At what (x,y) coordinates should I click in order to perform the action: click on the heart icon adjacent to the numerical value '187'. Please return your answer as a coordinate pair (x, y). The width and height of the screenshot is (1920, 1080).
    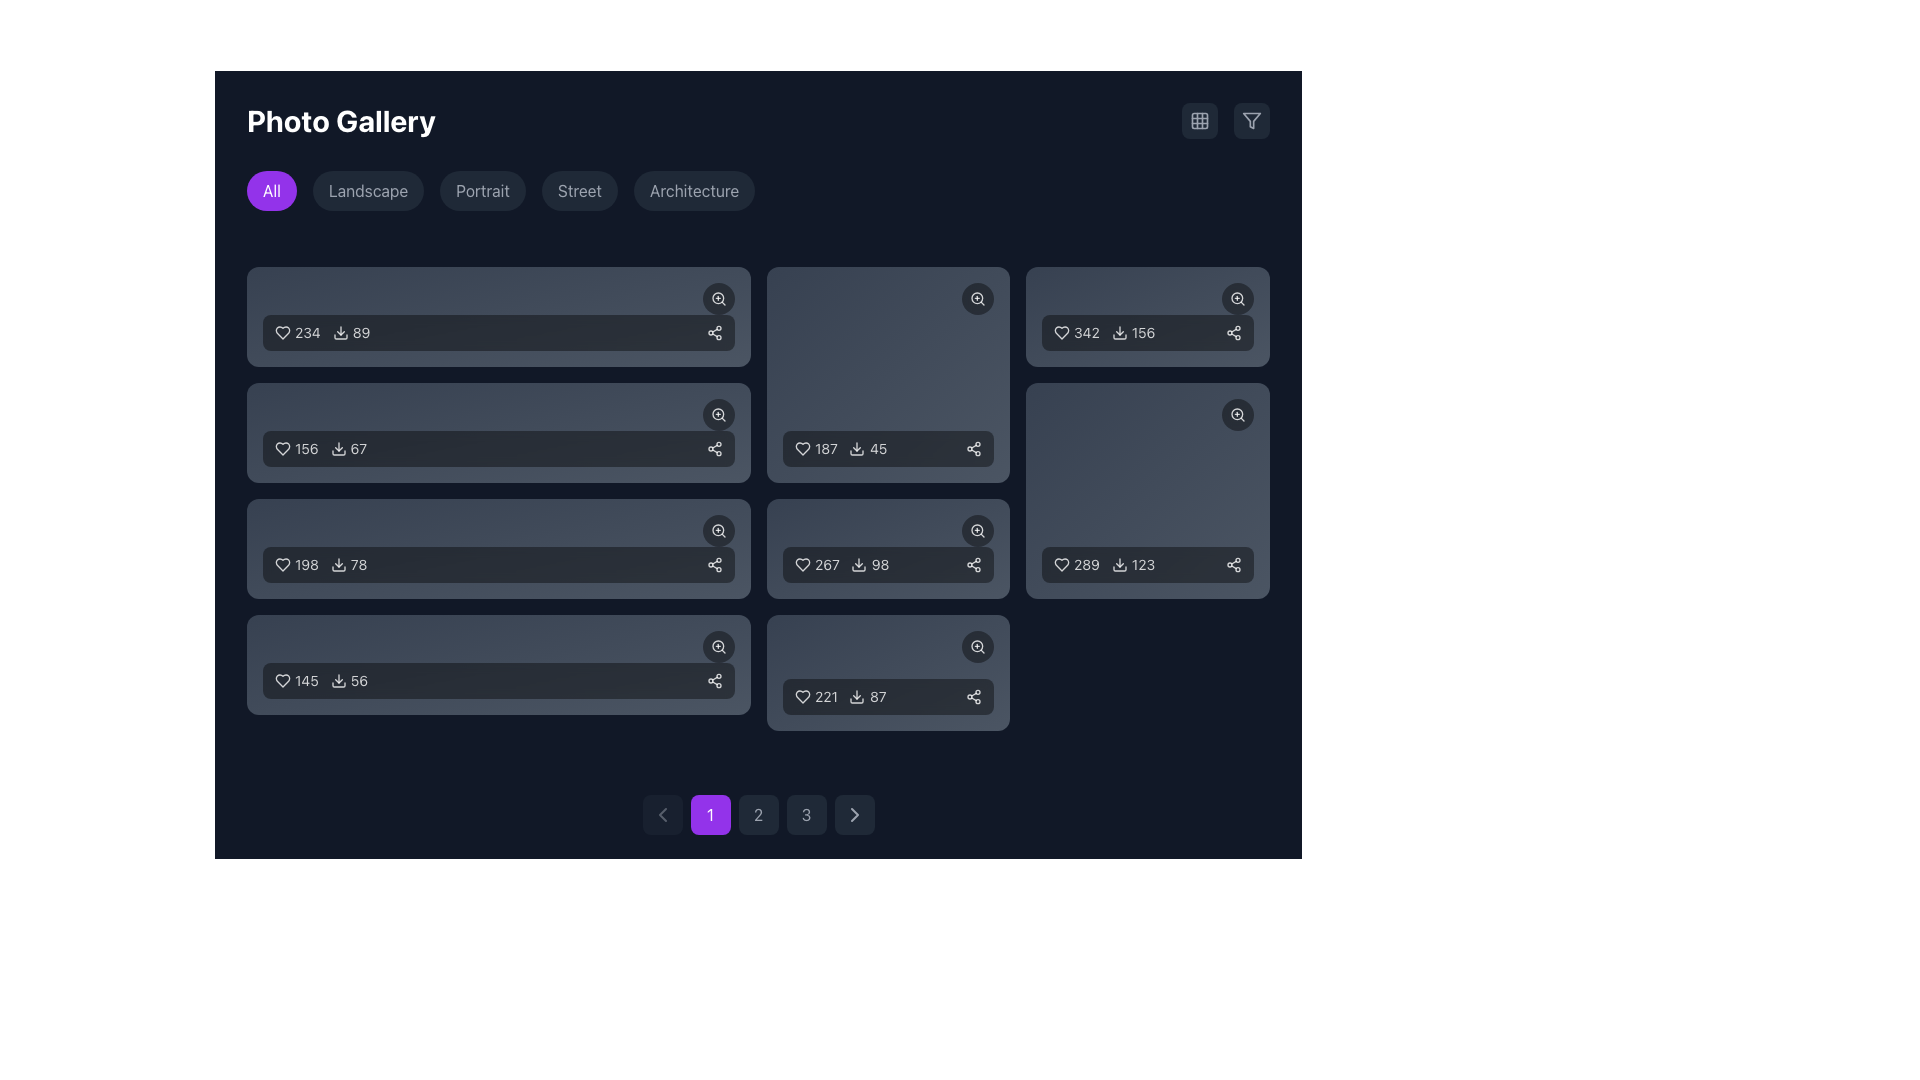
    Looking at the image, I should click on (802, 447).